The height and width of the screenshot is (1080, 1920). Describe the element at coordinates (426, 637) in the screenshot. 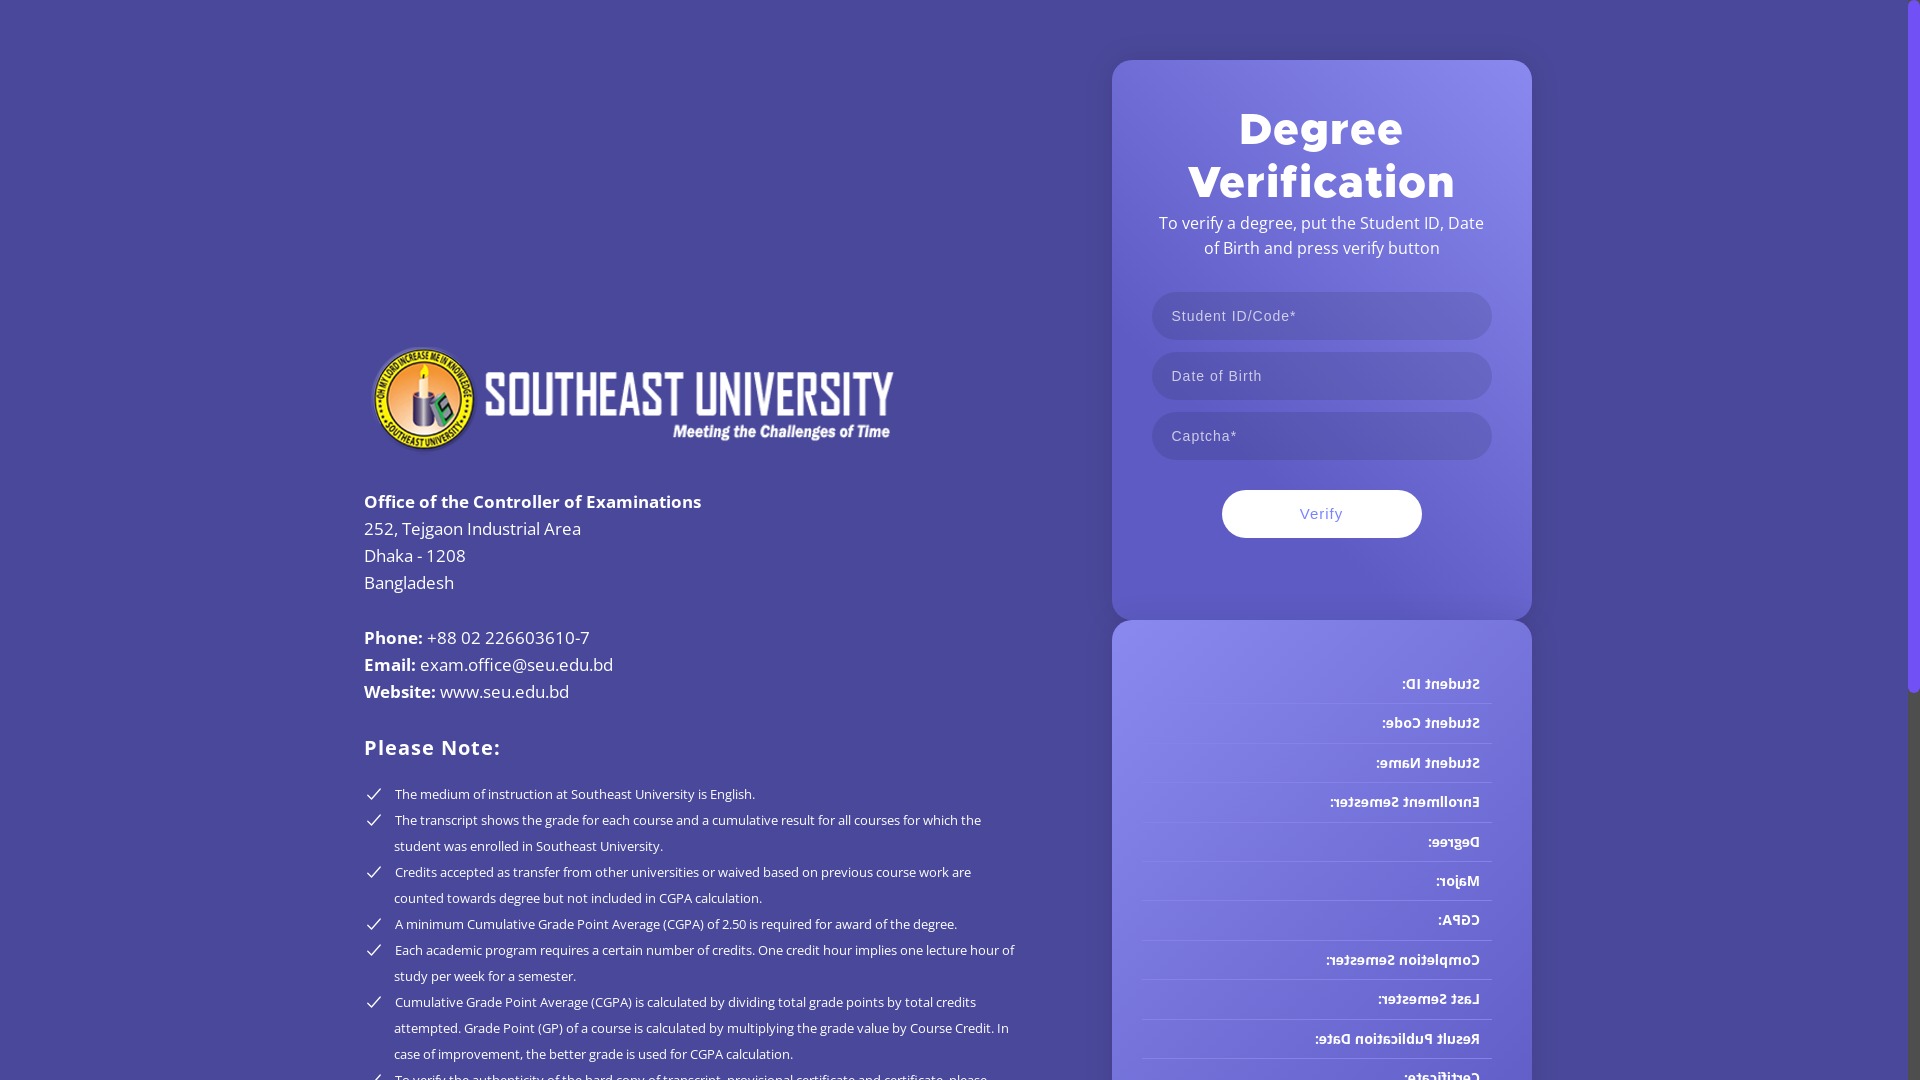

I see `'+88 02 226603610-7'` at that location.